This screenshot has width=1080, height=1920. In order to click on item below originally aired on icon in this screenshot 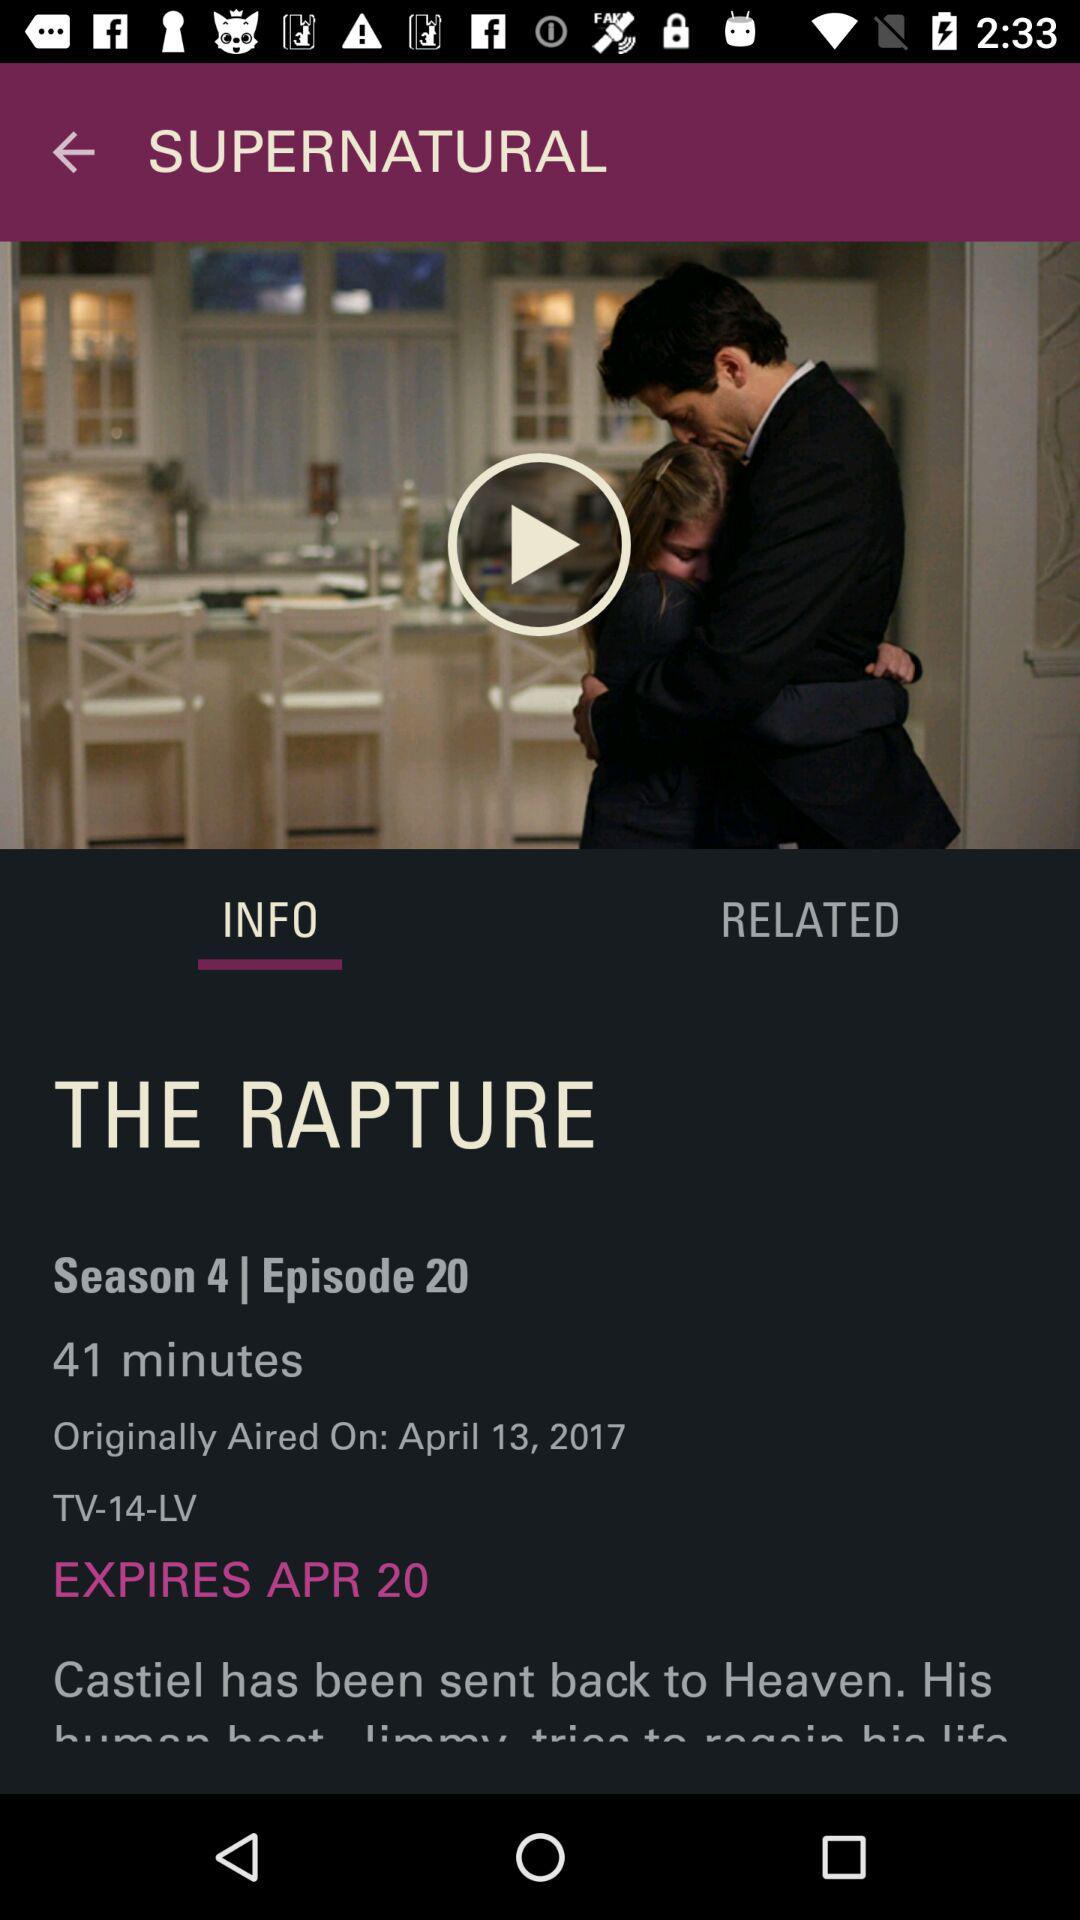, I will do `click(240, 1600)`.